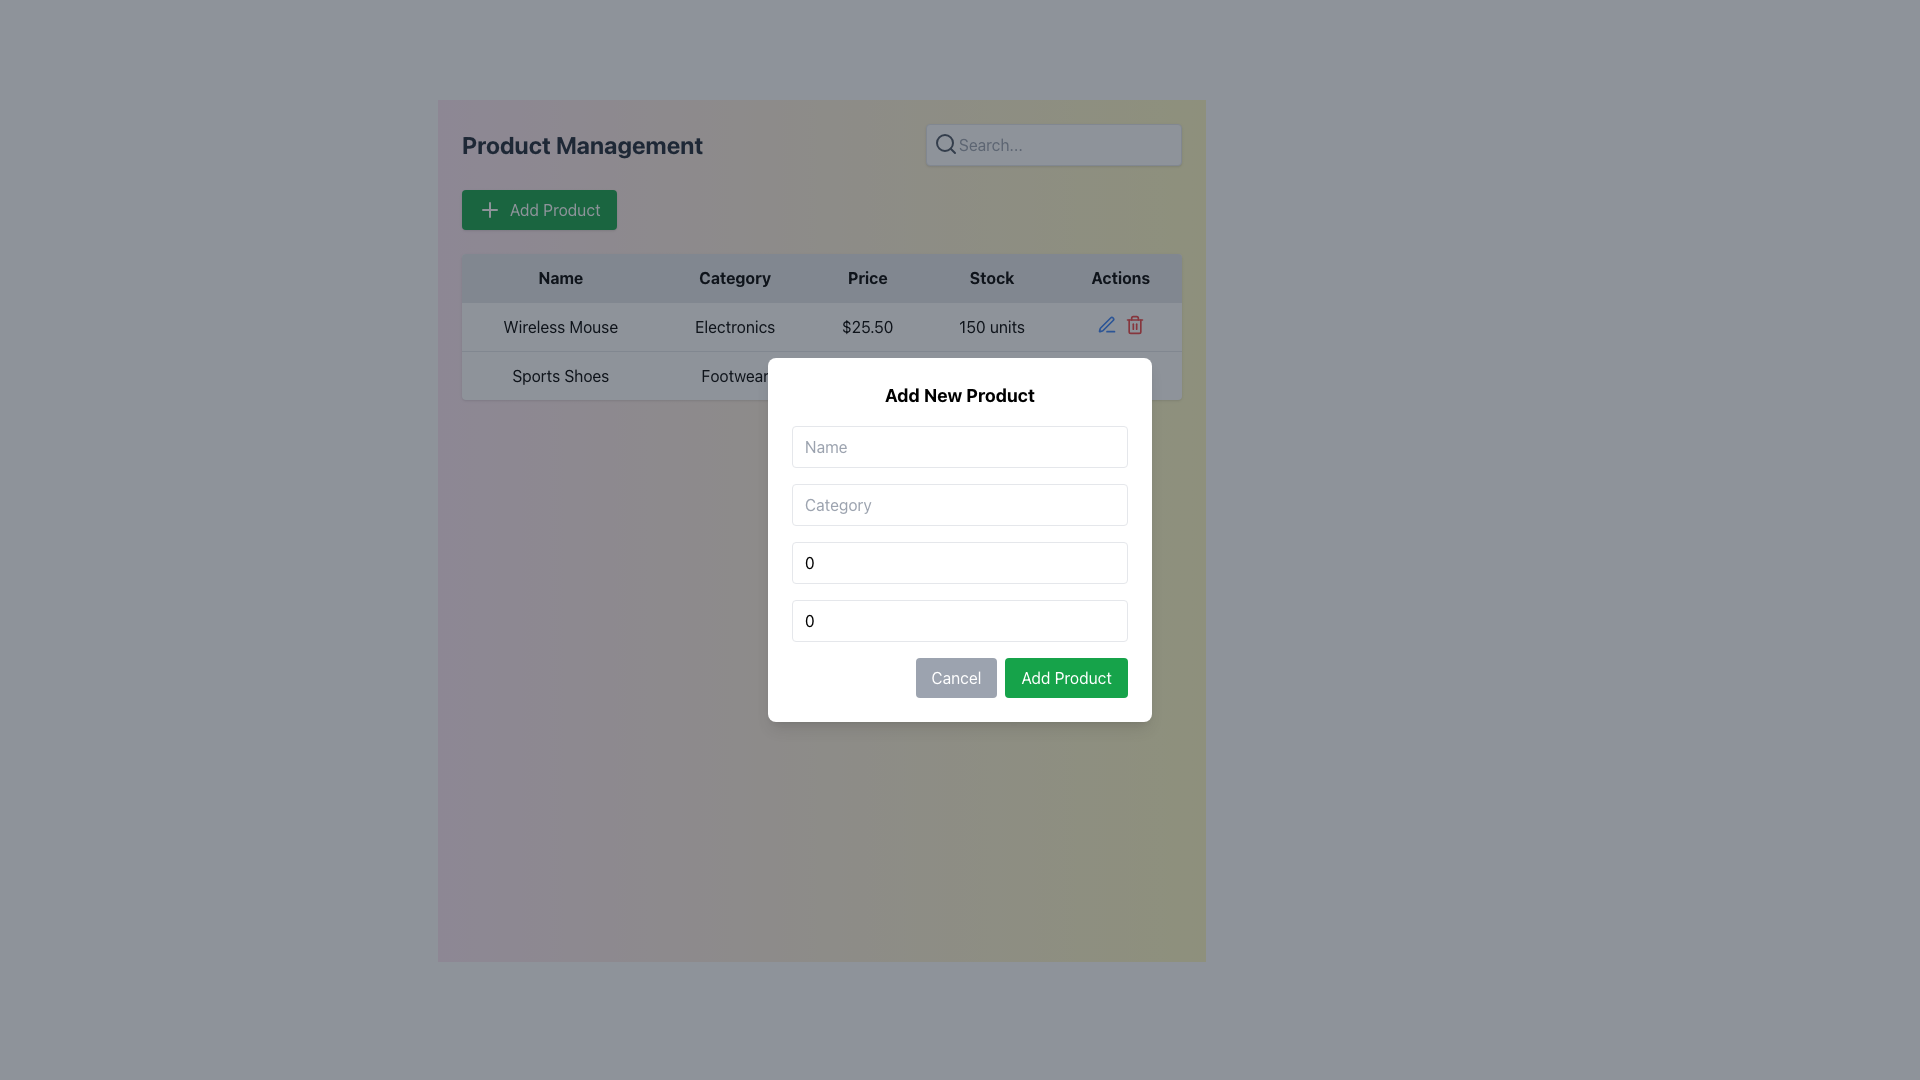  What do you see at coordinates (539, 209) in the screenshot?
I see `the green 'Add Product' button with a white plus icon to observe visual feedback` at bounding box center [539, 209].